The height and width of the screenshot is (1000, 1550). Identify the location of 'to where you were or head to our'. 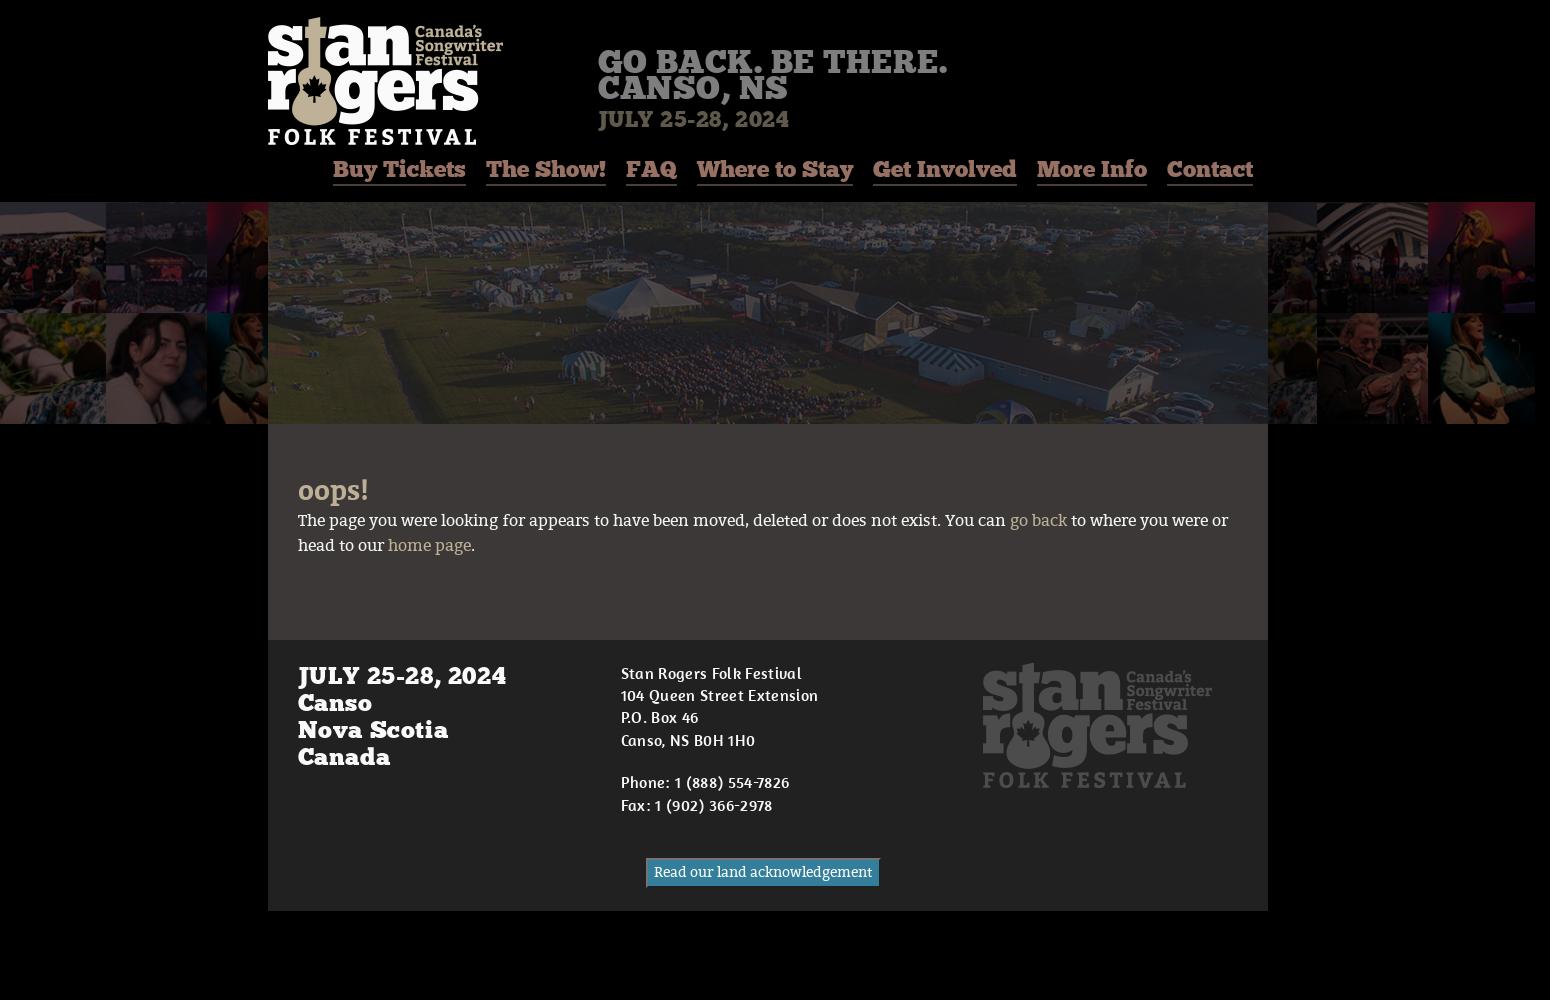
(761, 533).